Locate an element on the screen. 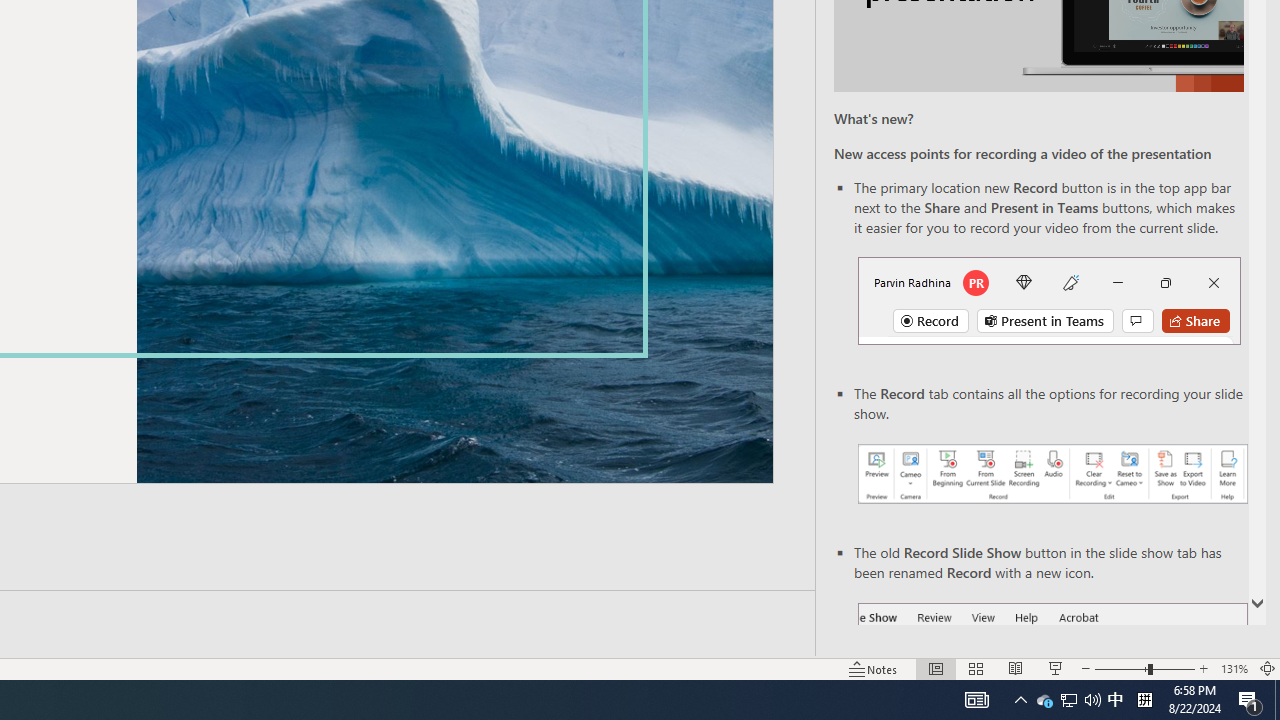  'Zoom 131%' is located at coordinates (1233, 669).